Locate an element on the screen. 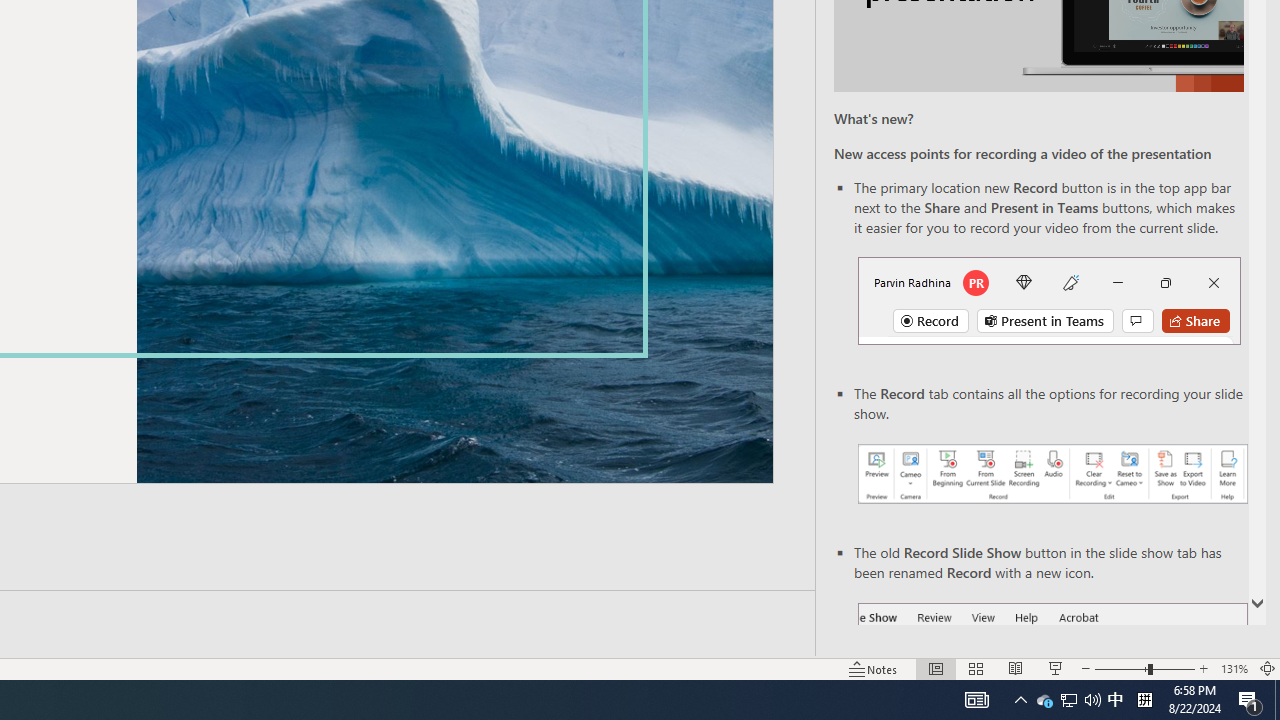  'Zoom 131%' is located at coordinates (1233, 669).